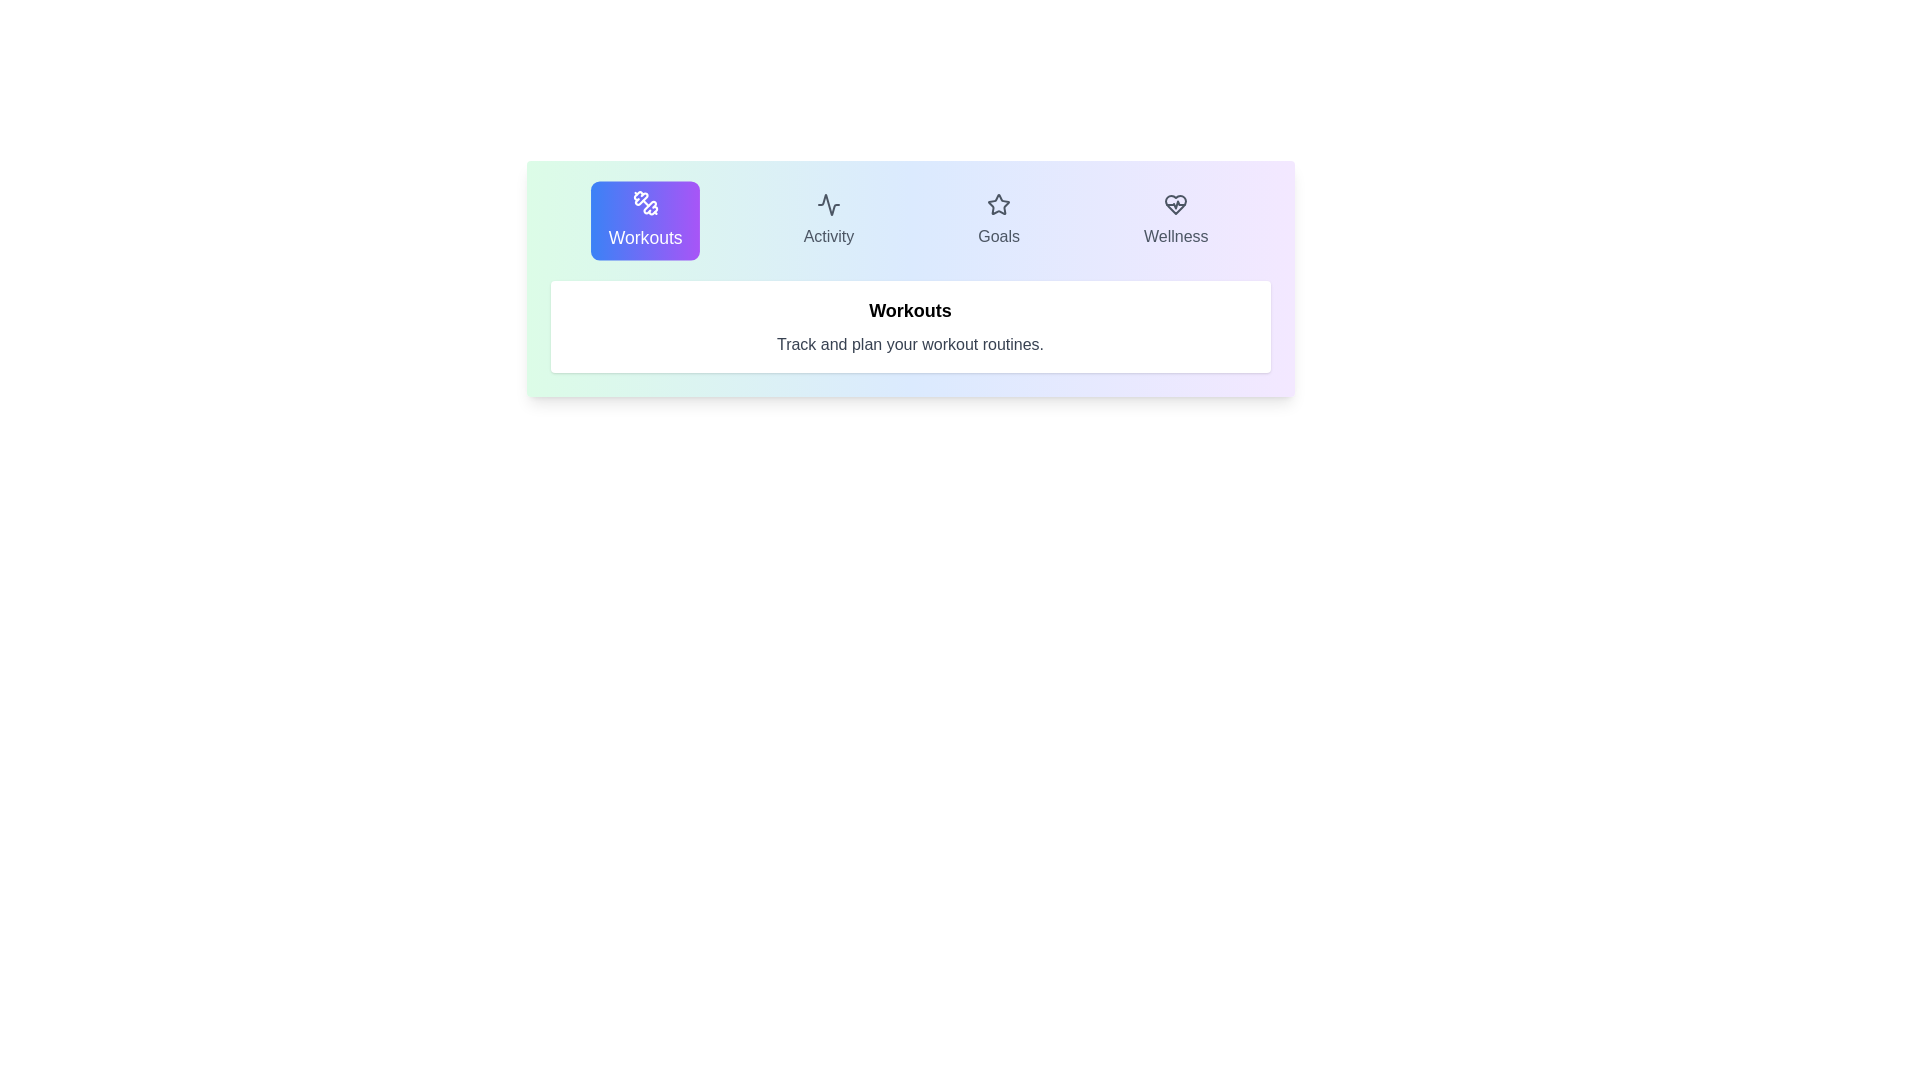  Describe the element at coordinates (999, 220) in the screenshot. I see `the 'Goals' button, which features a star icon and muted gray text` at that location.